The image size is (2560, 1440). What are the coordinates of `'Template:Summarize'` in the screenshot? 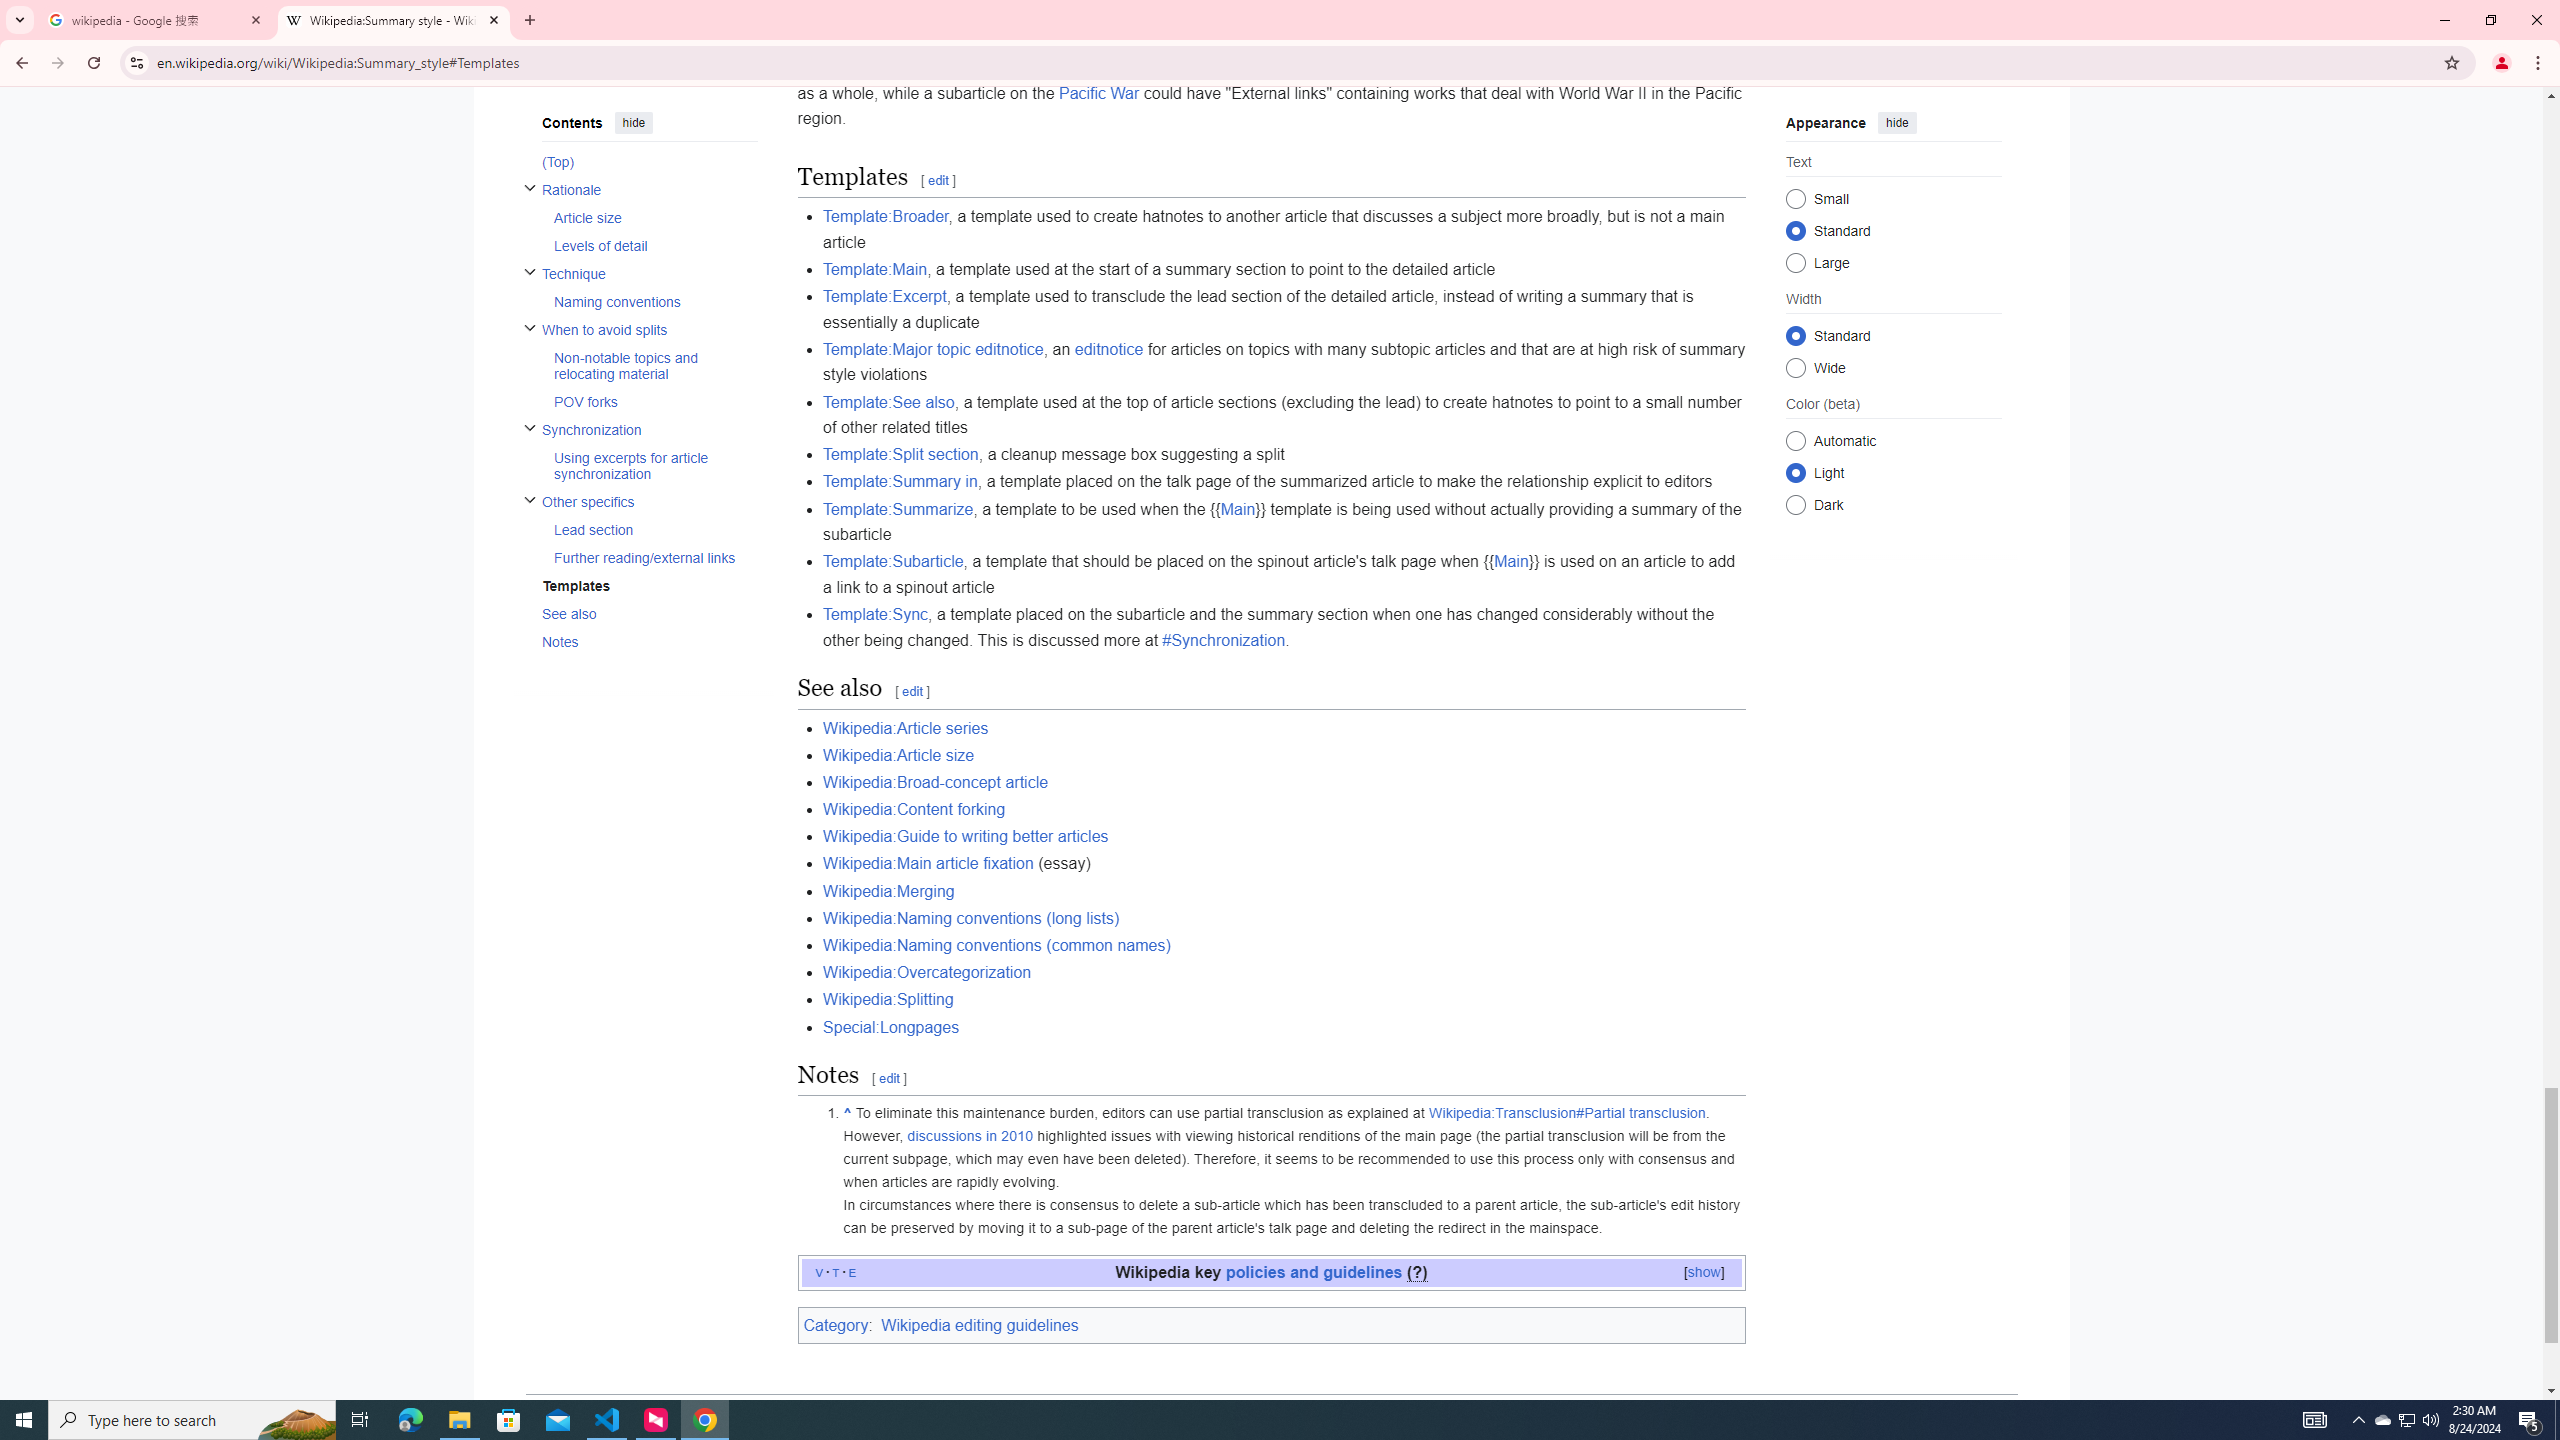 It's located at (896, 509).